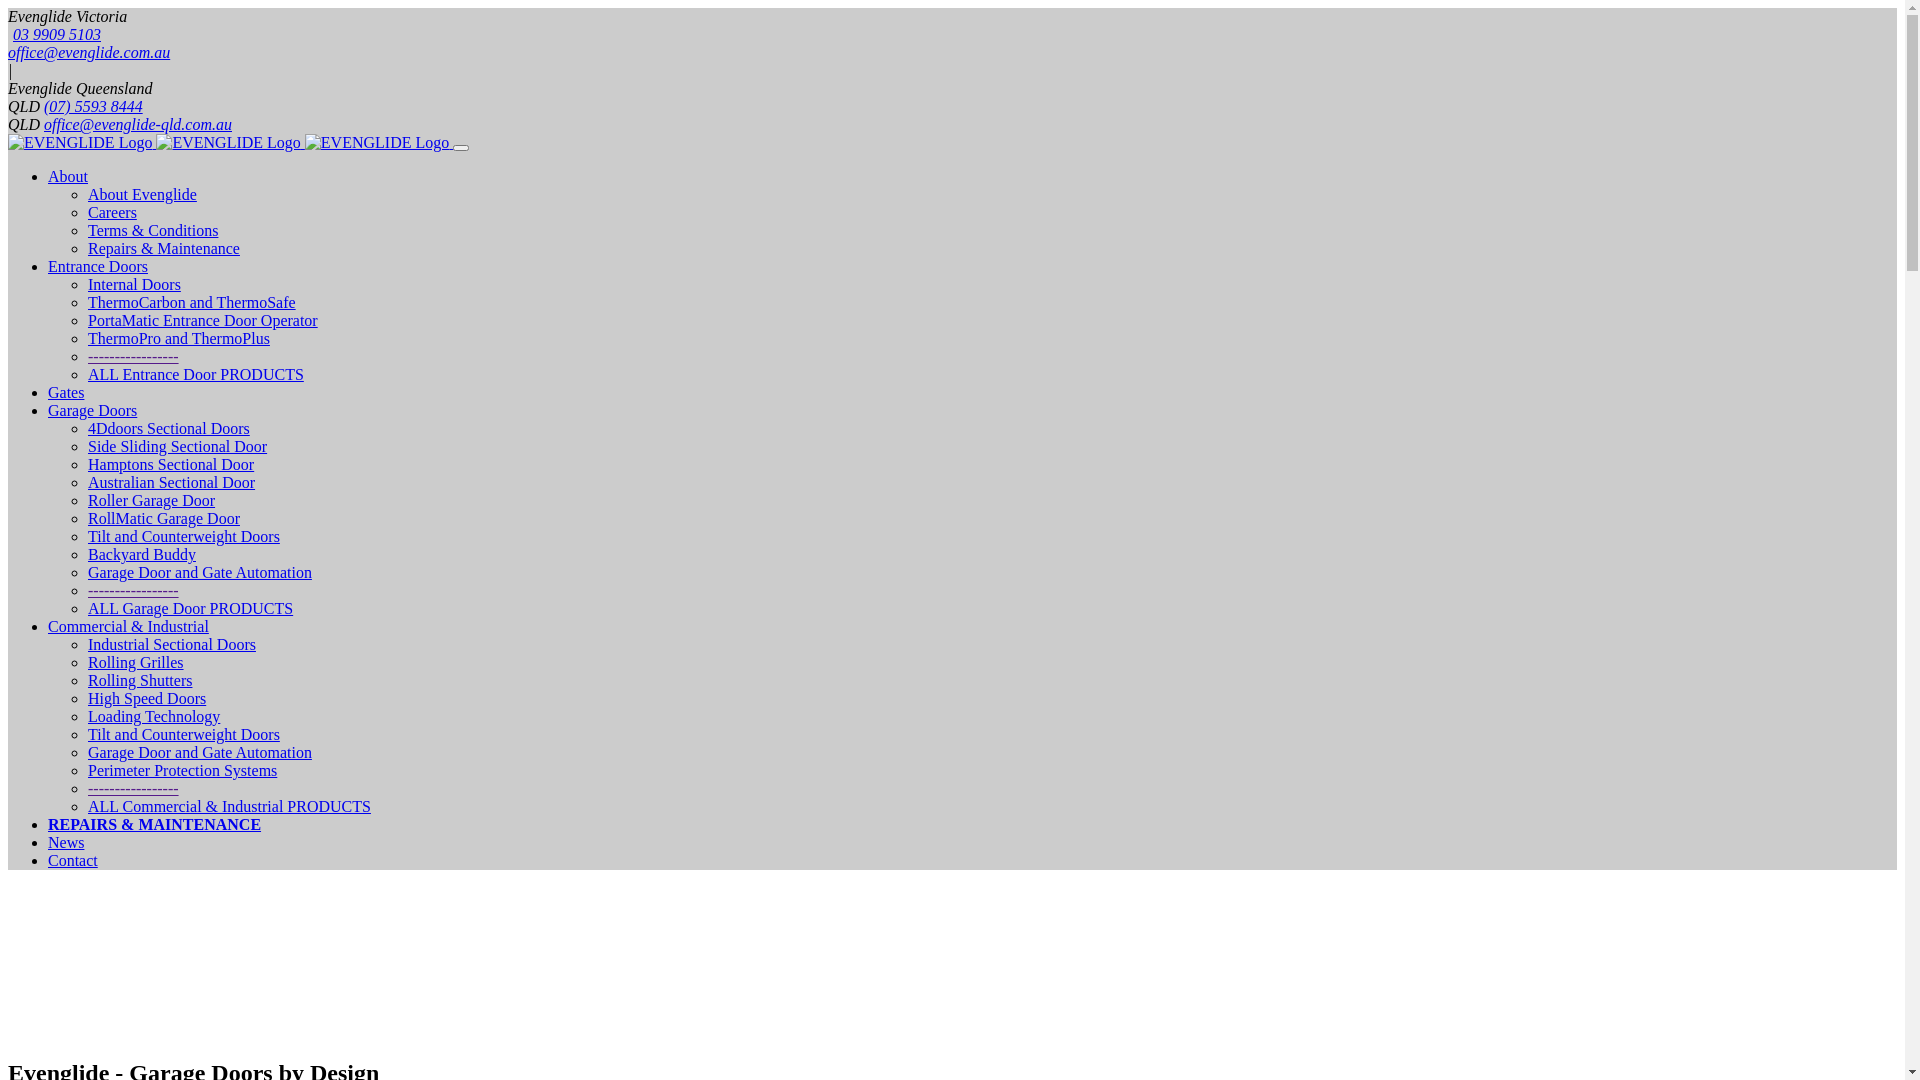 Image resolution: width=1920 pixels, height=1080 pixels. I want to click on 'ThermoPro and ThermoPlus', so click(86, 337).